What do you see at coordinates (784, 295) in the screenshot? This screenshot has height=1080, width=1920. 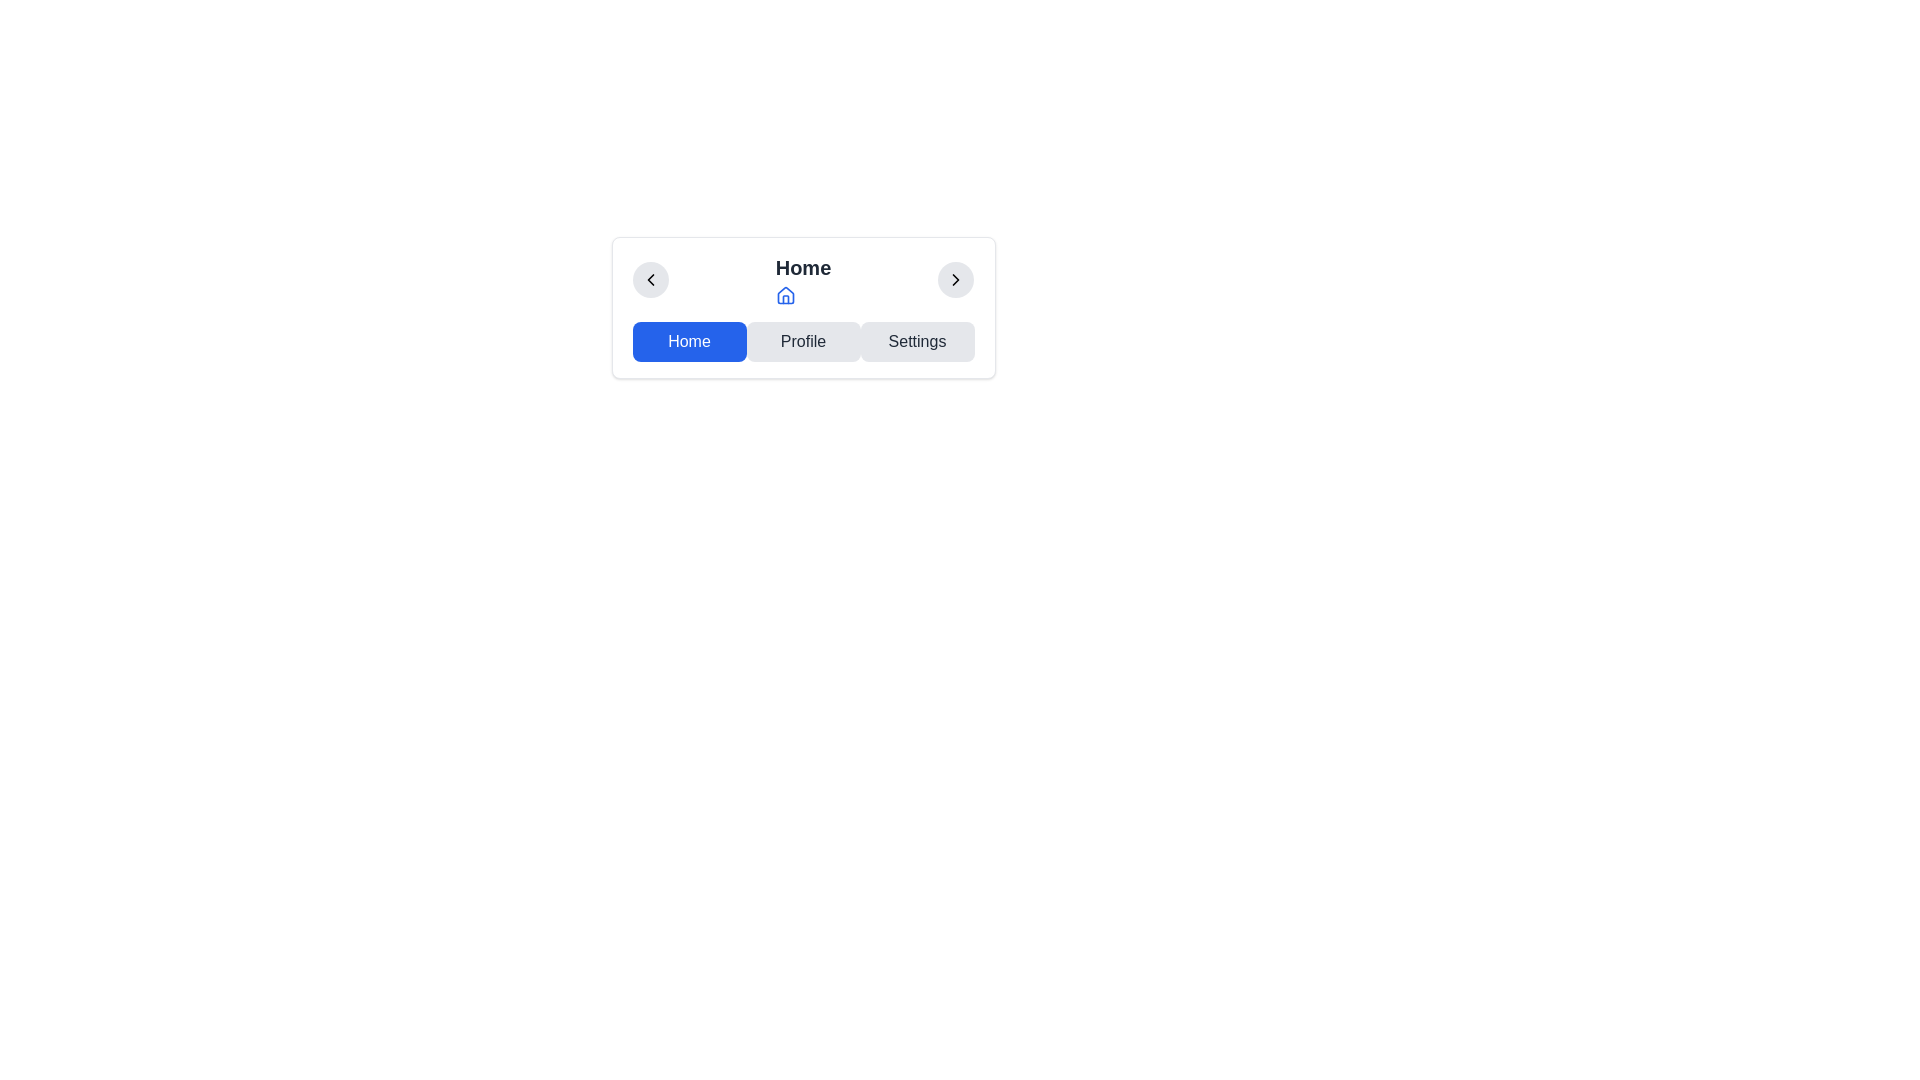 I see `the blue house icon located beneath the 'Home' header in the navigation section` at bounding box center [784, 295].